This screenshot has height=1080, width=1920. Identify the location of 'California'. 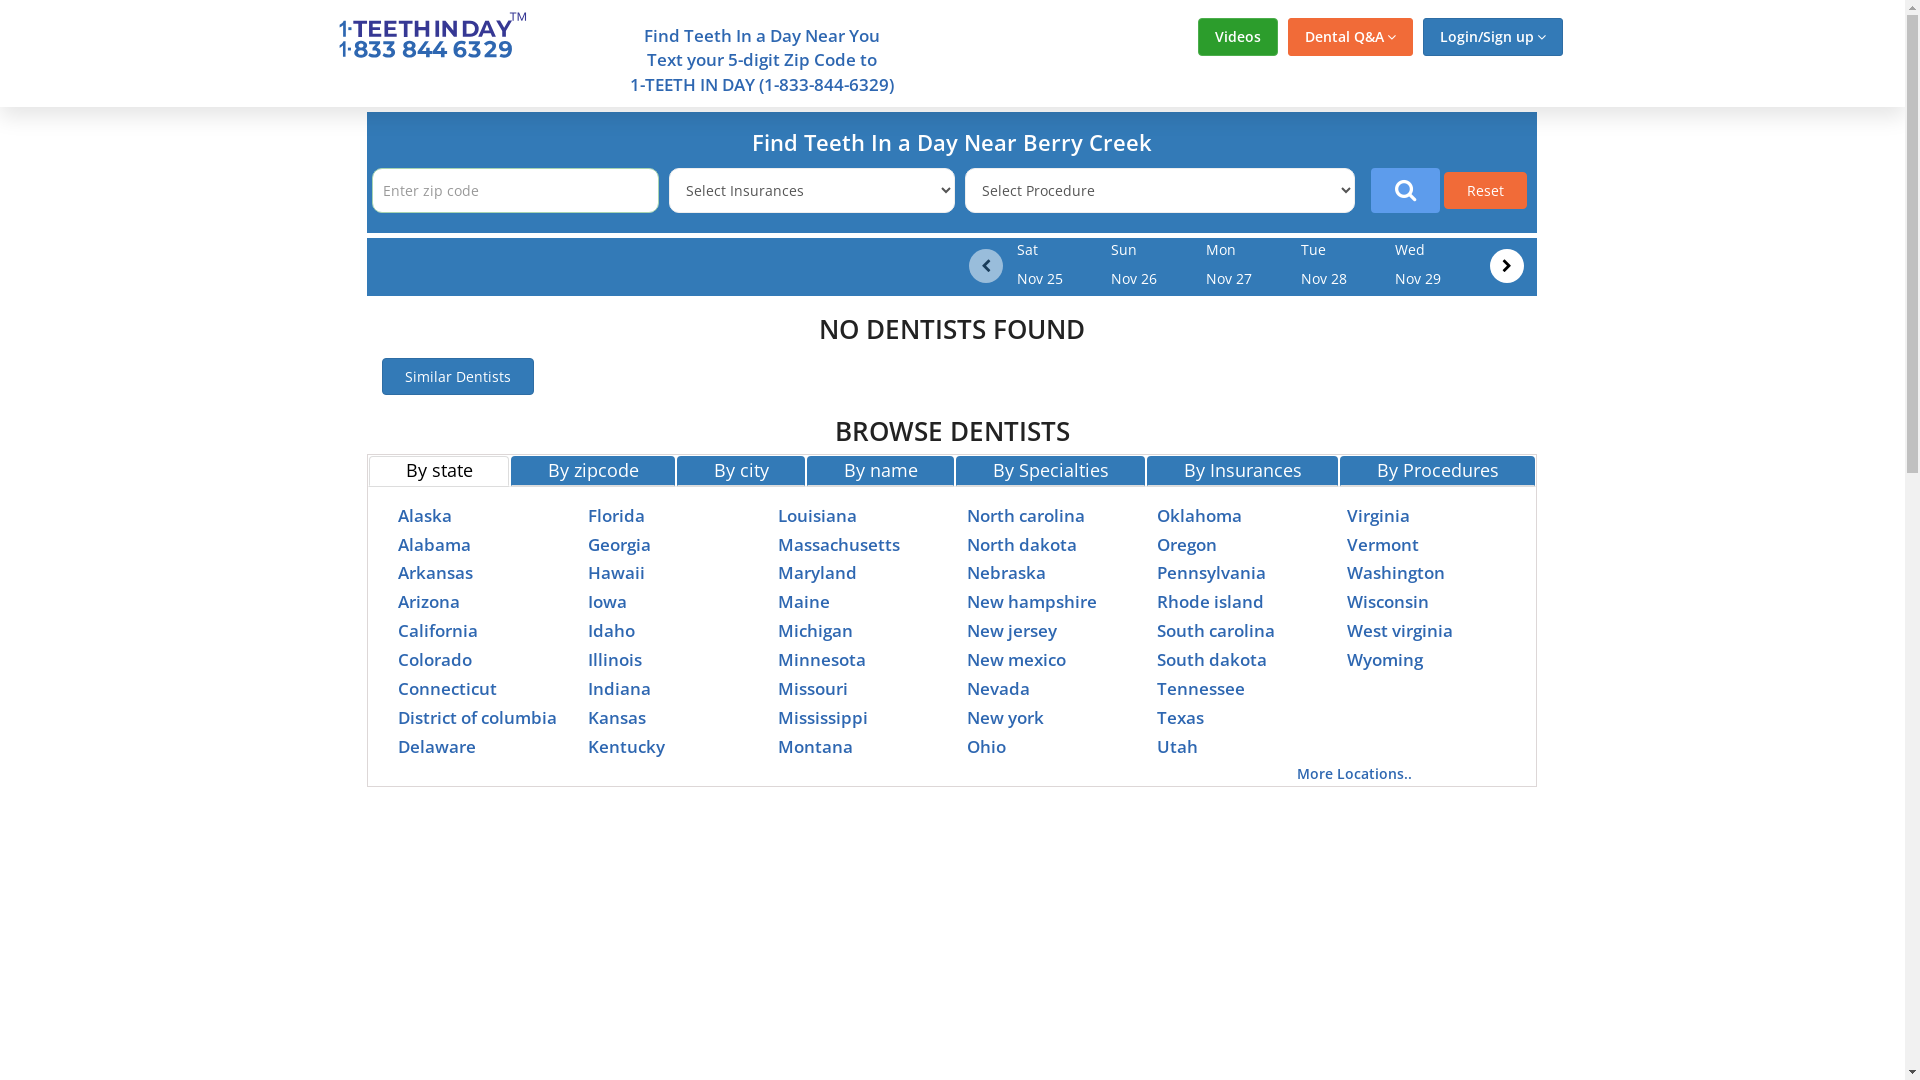
(436, 630).